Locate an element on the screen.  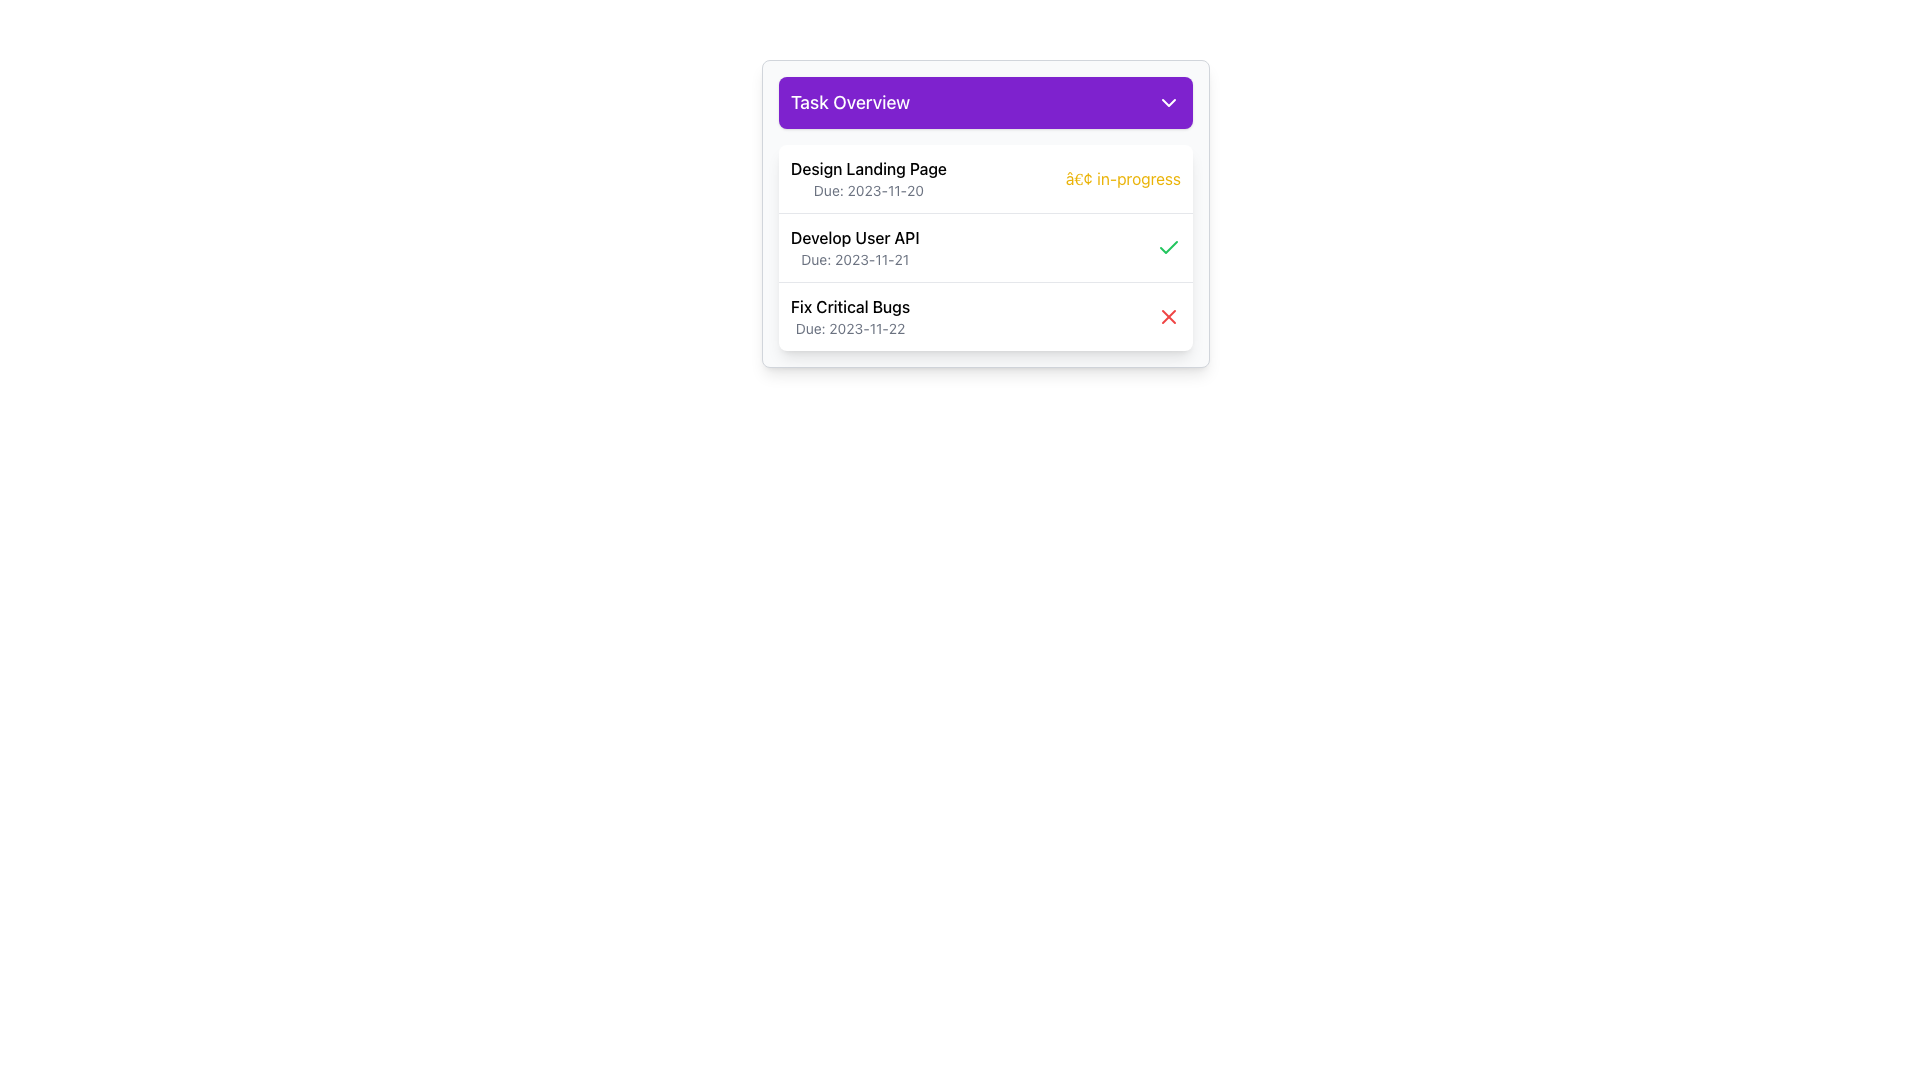
the text label displaying 'Due: 2023-11-20', which is styled in gray and is located below 'Design Landing Page' in the 'Task Overview' section is located at coordinates (868, 191).